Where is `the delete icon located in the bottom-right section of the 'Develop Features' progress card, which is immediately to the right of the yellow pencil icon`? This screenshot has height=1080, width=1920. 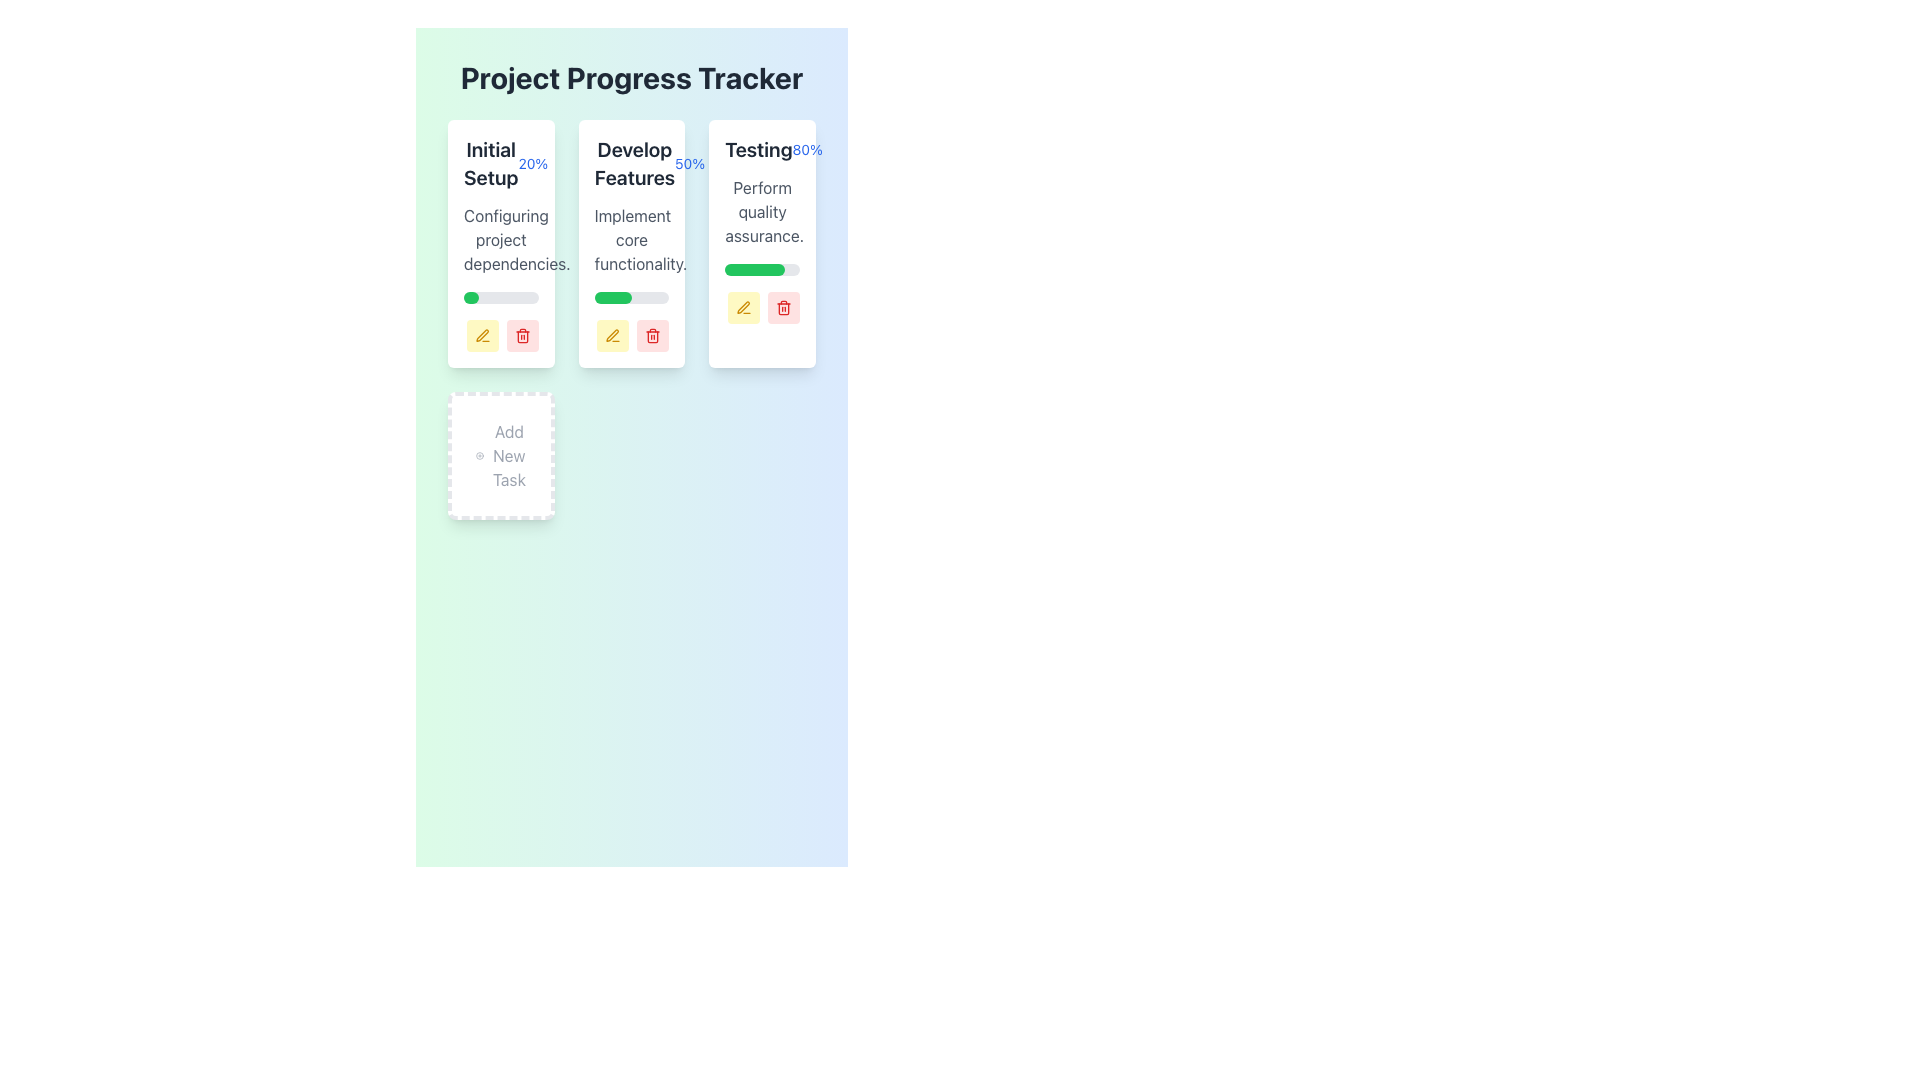
the delete icon located in the bottom-right section of the 'Develop Features' progress card, which is immediately to the right of the yellow pencil icon is located at coordinates (653, 336).